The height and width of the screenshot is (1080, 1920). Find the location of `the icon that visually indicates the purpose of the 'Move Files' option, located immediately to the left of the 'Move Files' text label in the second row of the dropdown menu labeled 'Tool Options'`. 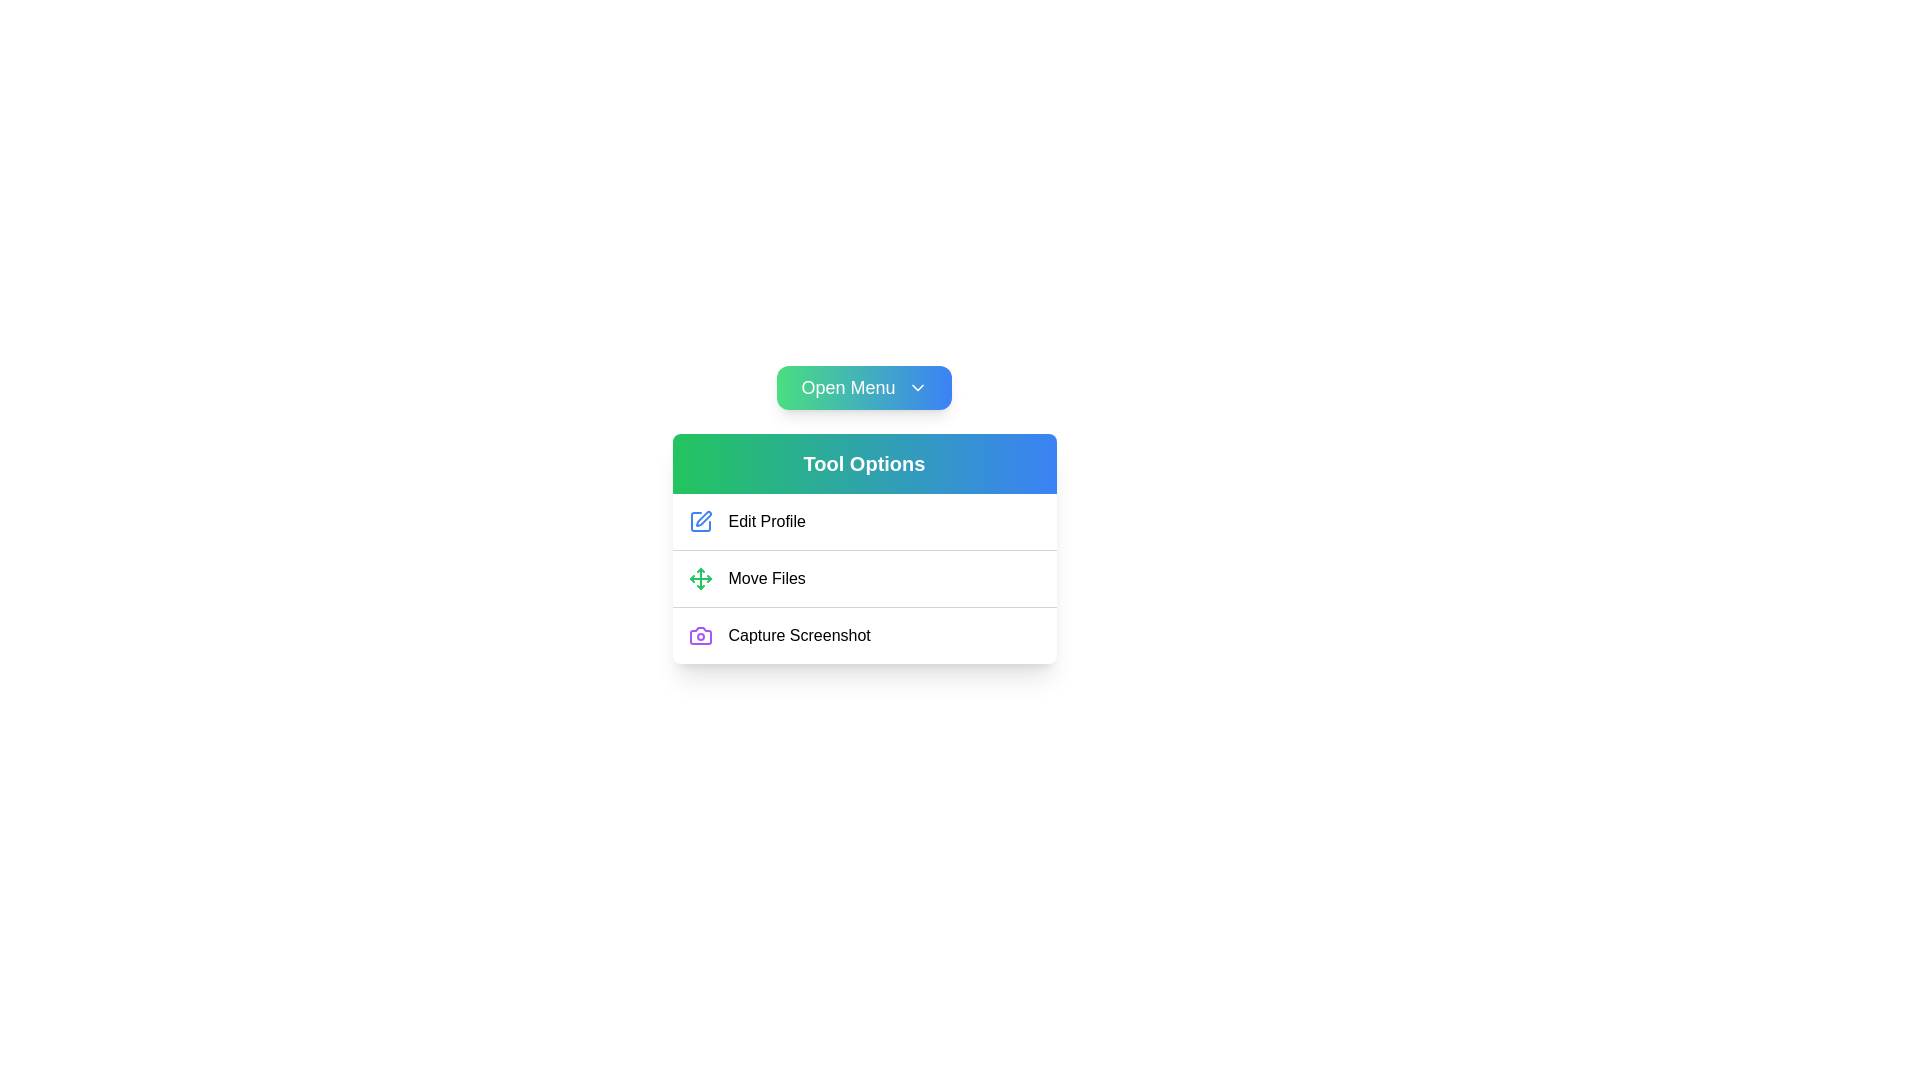

the icon that visually indicates the purpose of the 'Move Files' option, located immediately to the left of the 'Move Files' text label in the second row of the dropdown menu labeled 'Tool Options' is located at coordinates (700, 578).